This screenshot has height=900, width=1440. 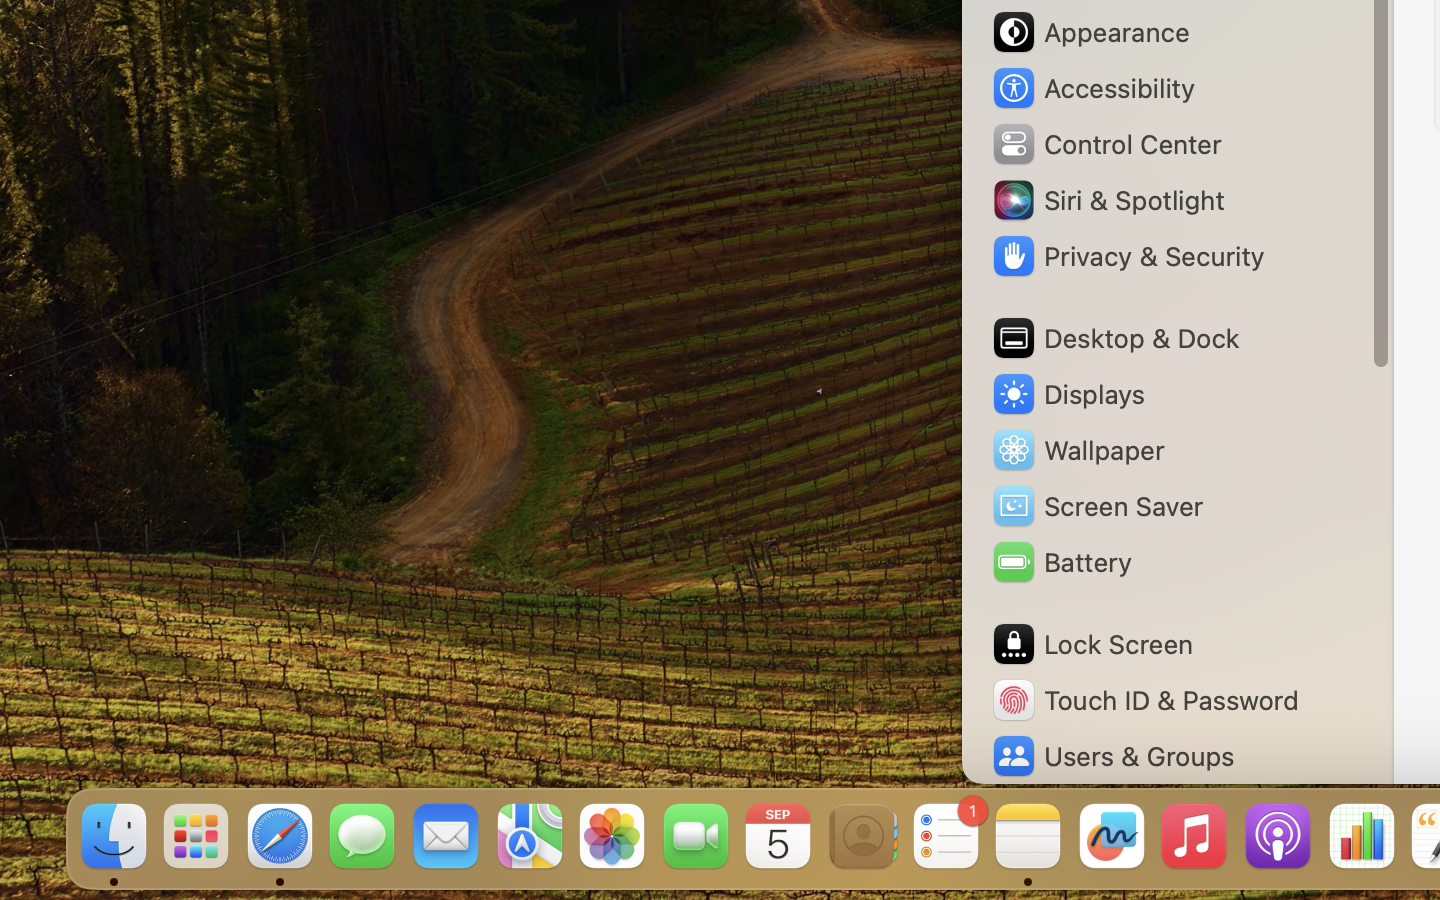 What do you see at coordinates (1091, 87) in the screenshot?
I see `'Accessibility'` at bounding box center [1091, 87].